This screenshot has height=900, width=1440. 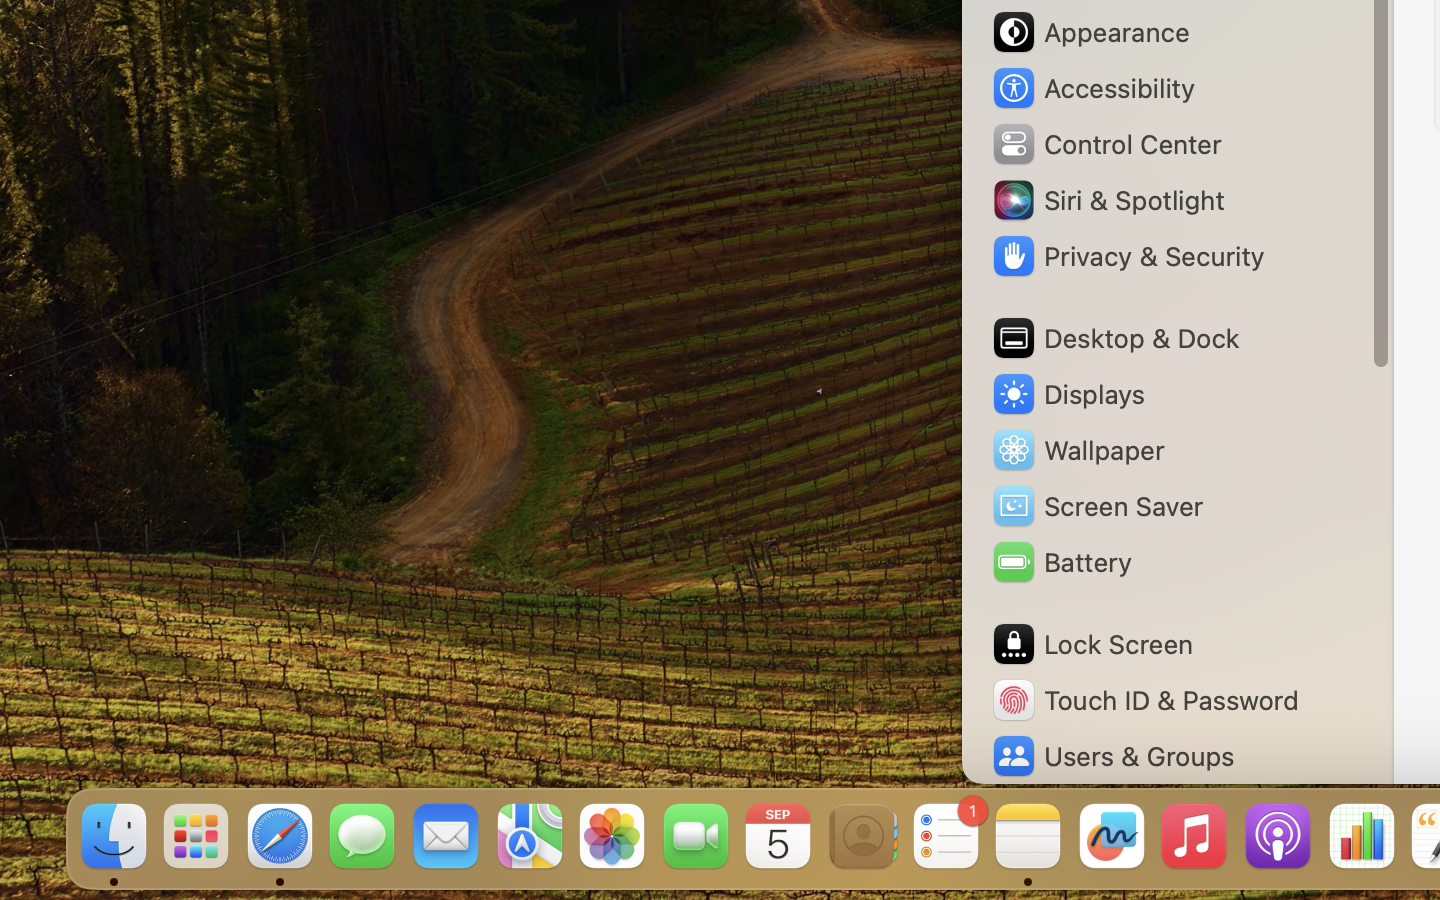 What do you see at coordinates (1091, 87) in the screenshot?
I see `'Accessibility'` at bounding box center [1091, 87].